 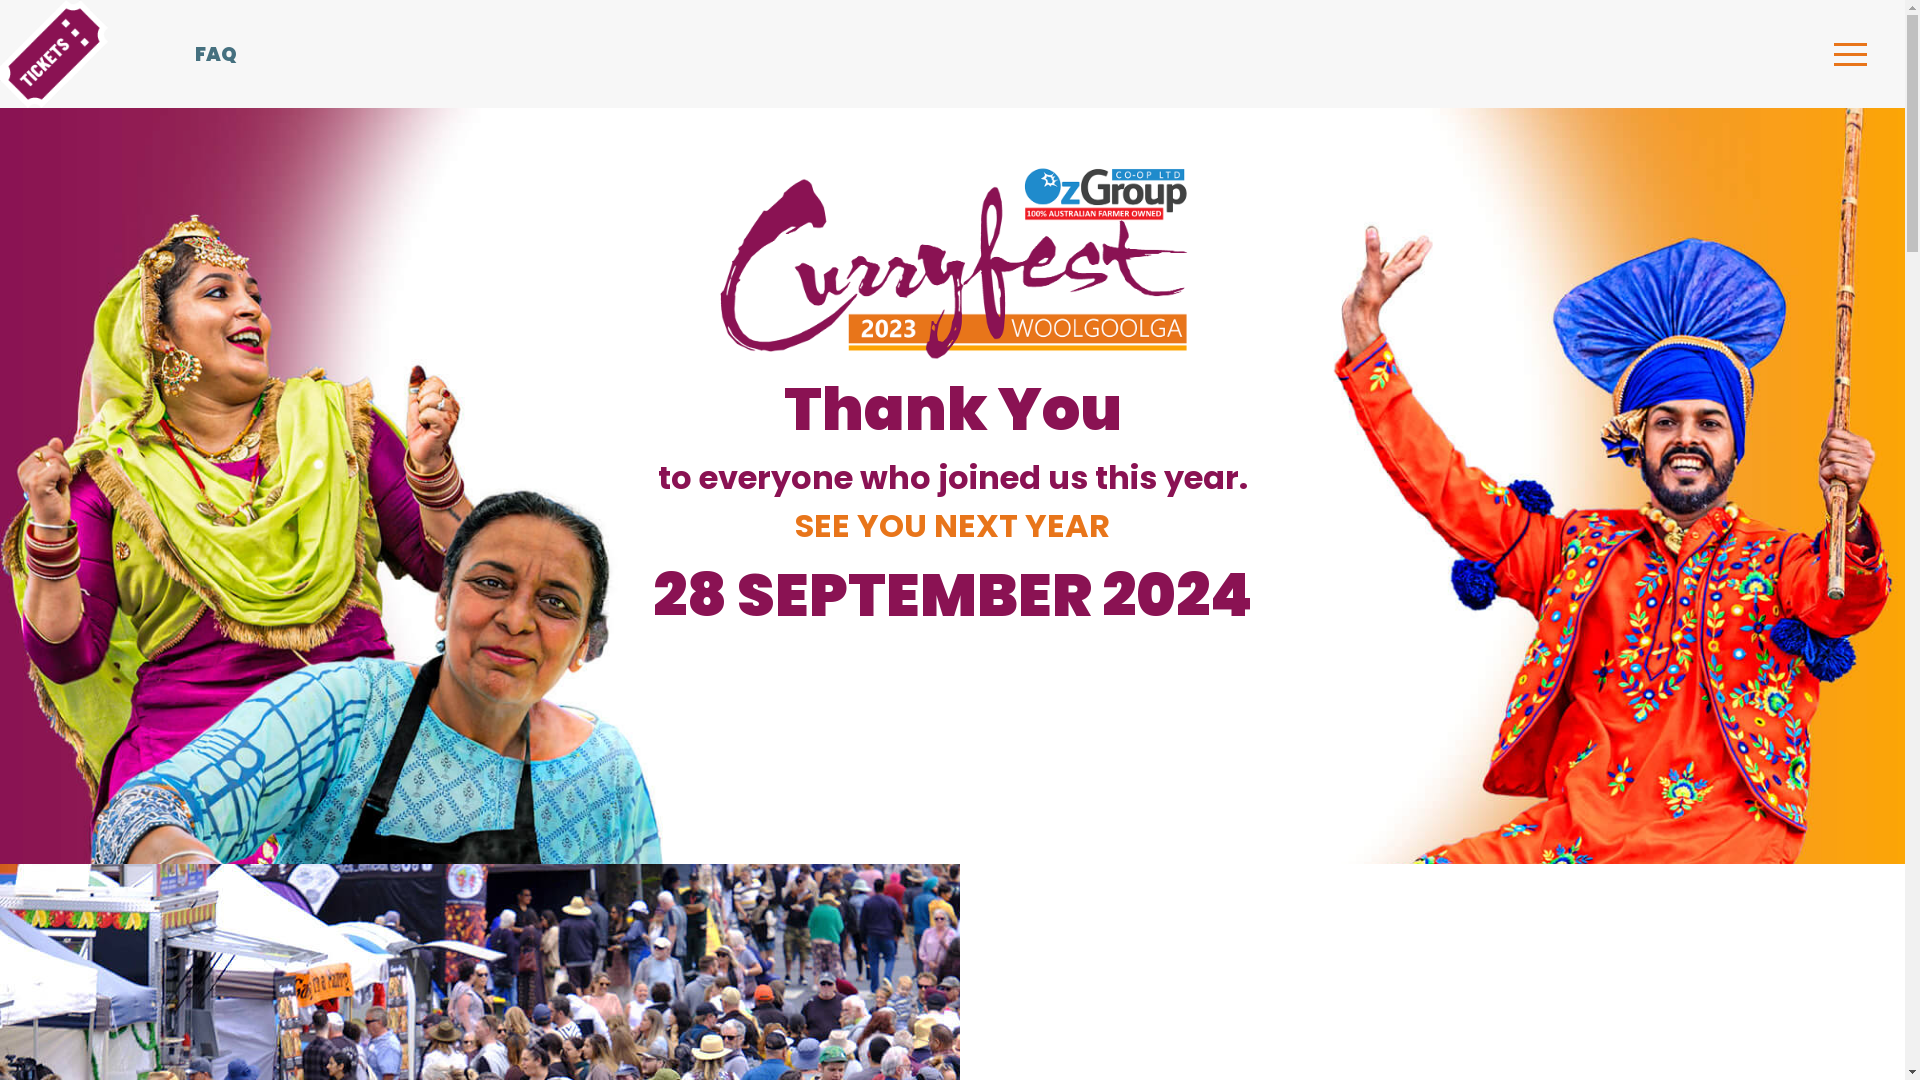 What do you see at coordinates (286, 53) in the screenshot?
I see `'FAQ'` at bounding box center [286, 53].